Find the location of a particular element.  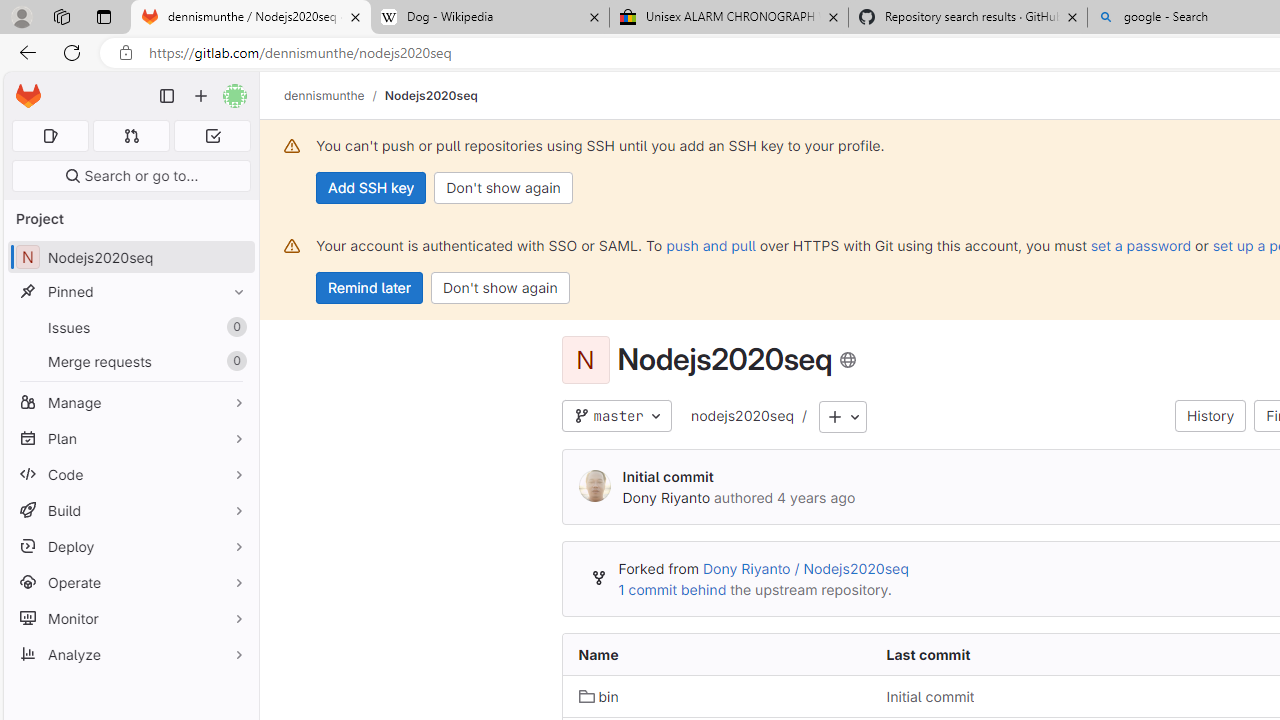

'Nodejs2020seq' is located at coordinates (429, 95).